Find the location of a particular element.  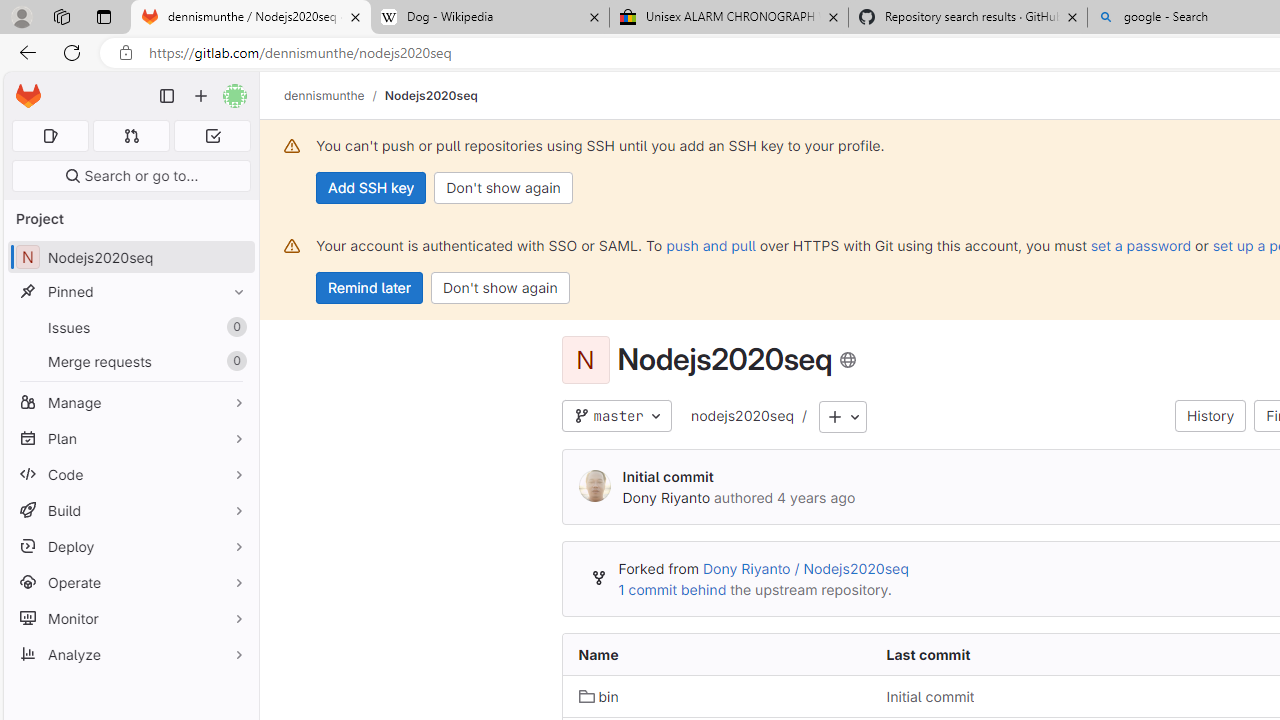

'Nodejs2020seq' is located at coordinates (429, 95).